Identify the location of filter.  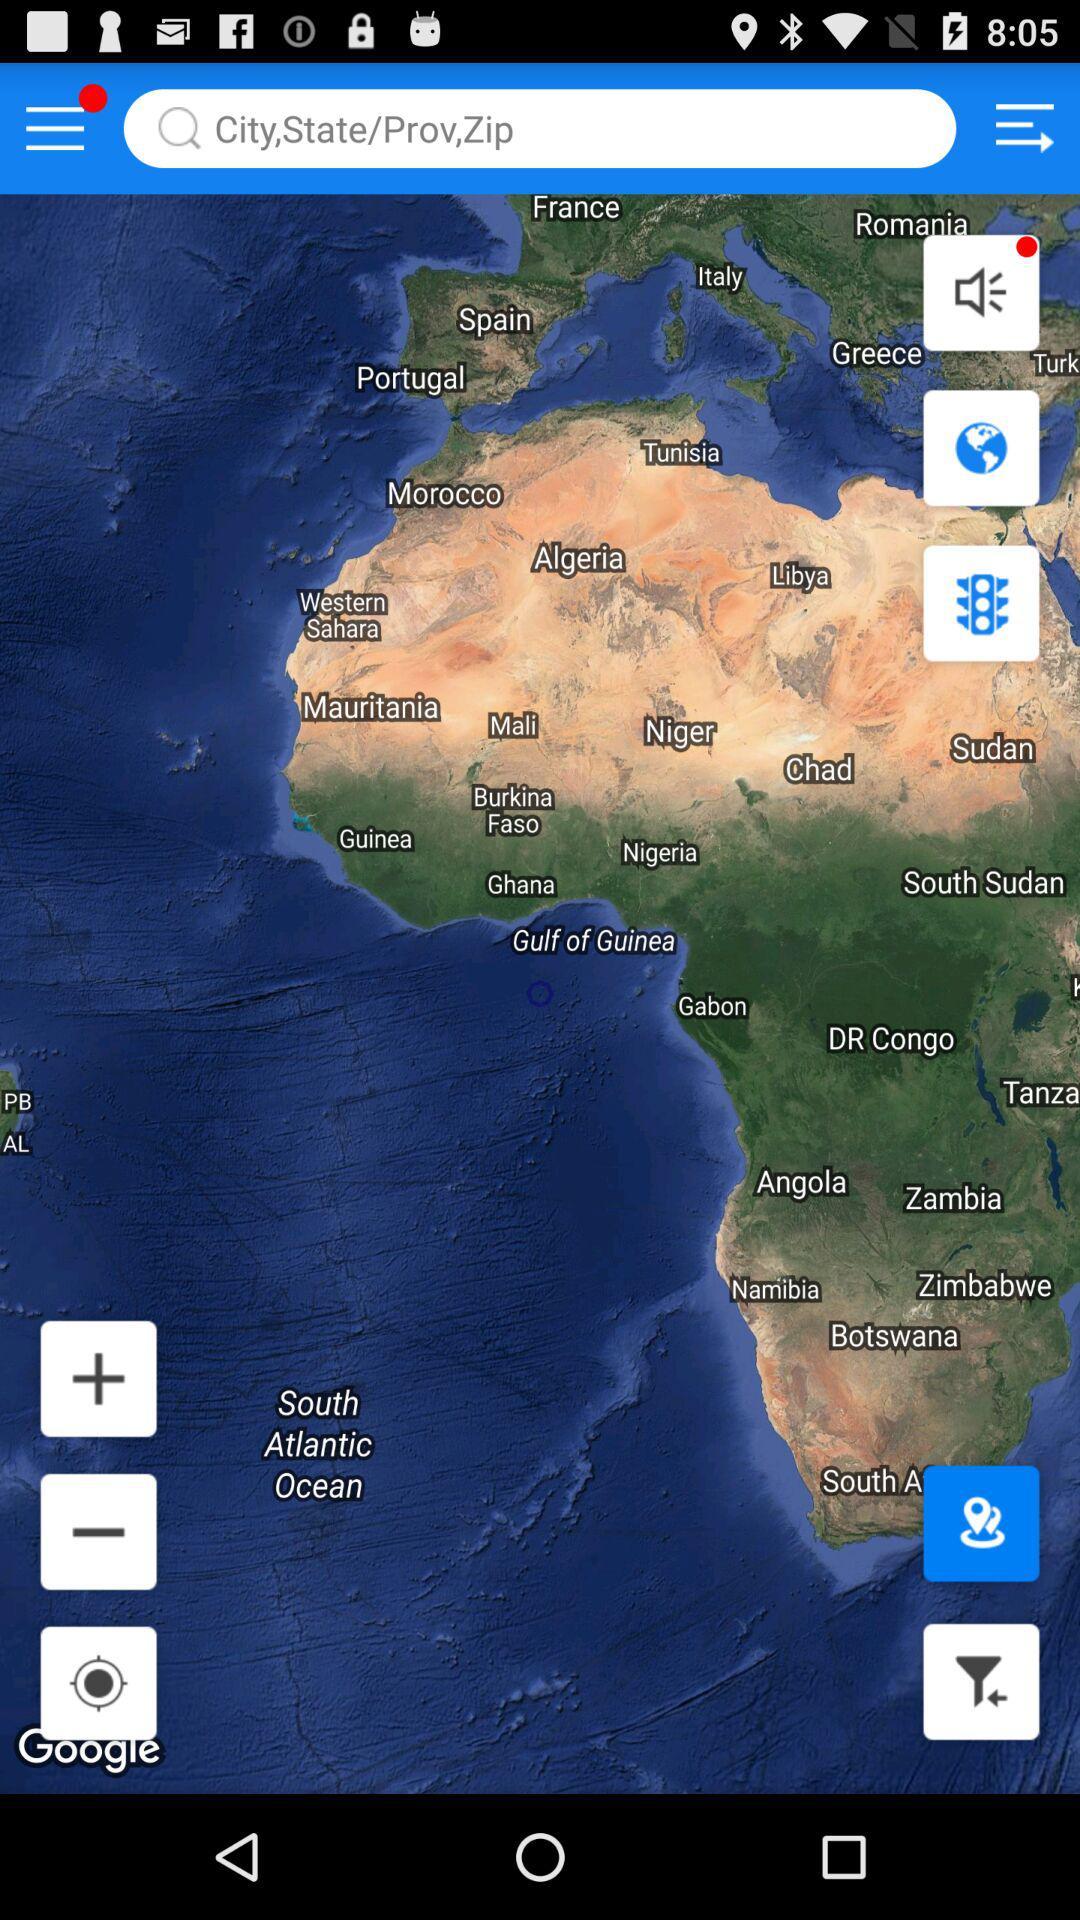
(980, 1680).